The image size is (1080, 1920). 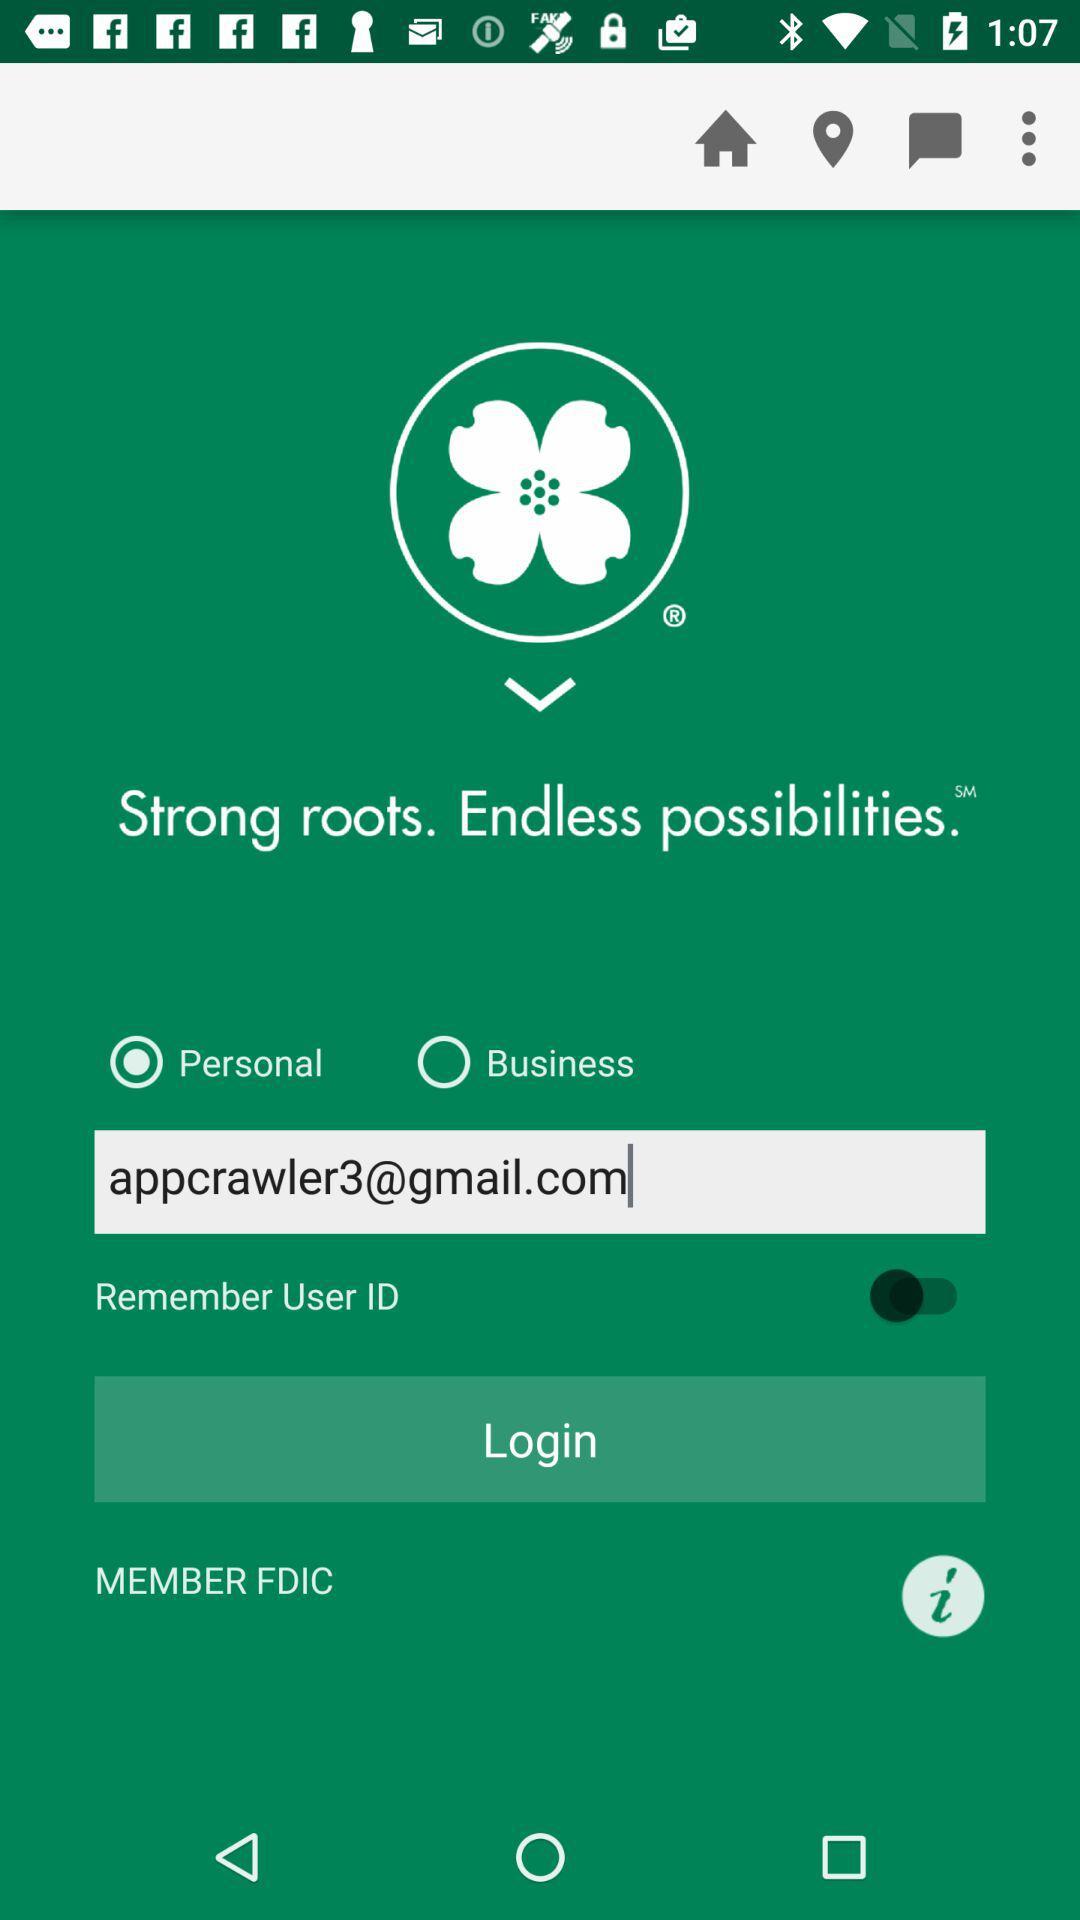 What do you see at coordinates (923, 1295) in the screenshot?
I see `icon above login icon` at bounding box center [923, 1295].